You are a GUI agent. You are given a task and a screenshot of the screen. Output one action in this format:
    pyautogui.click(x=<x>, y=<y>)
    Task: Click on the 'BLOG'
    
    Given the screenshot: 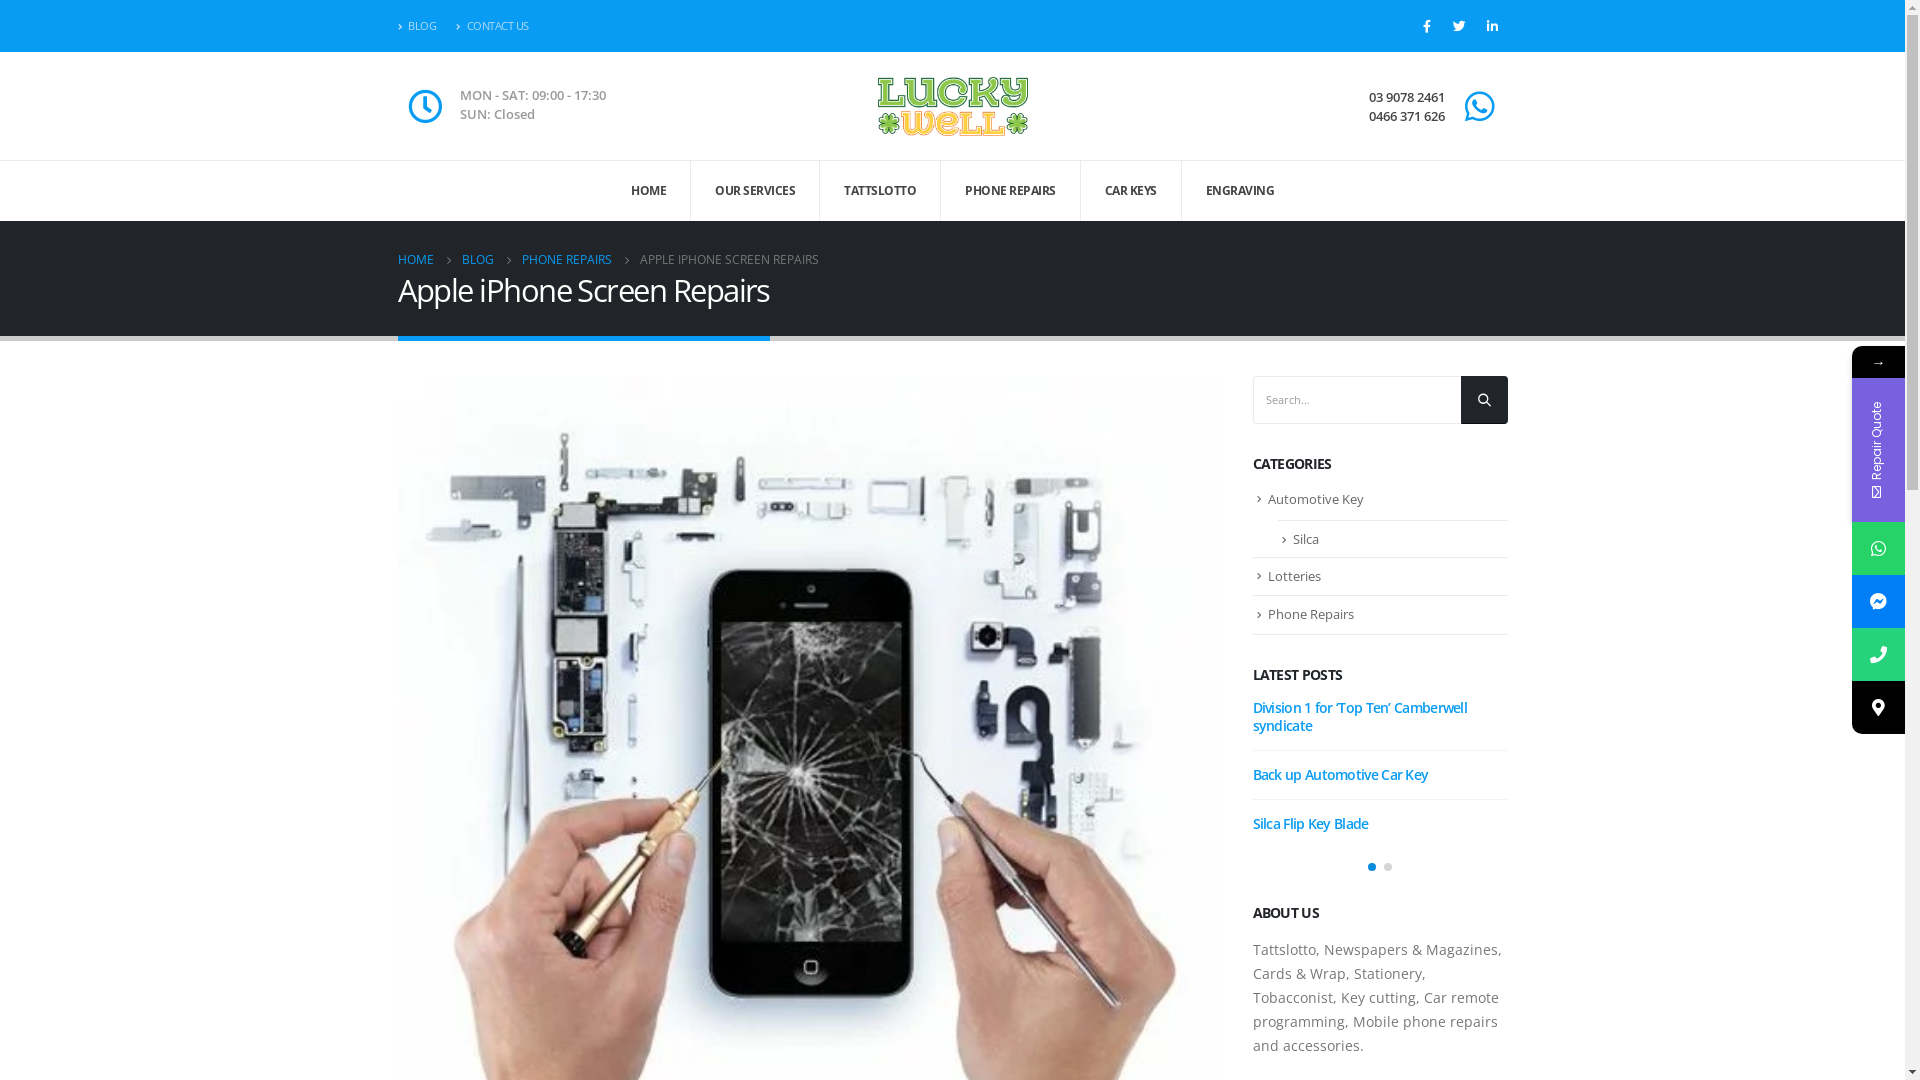 What is the action you would take?
    pyautogui.click(x=477, y=258)
    